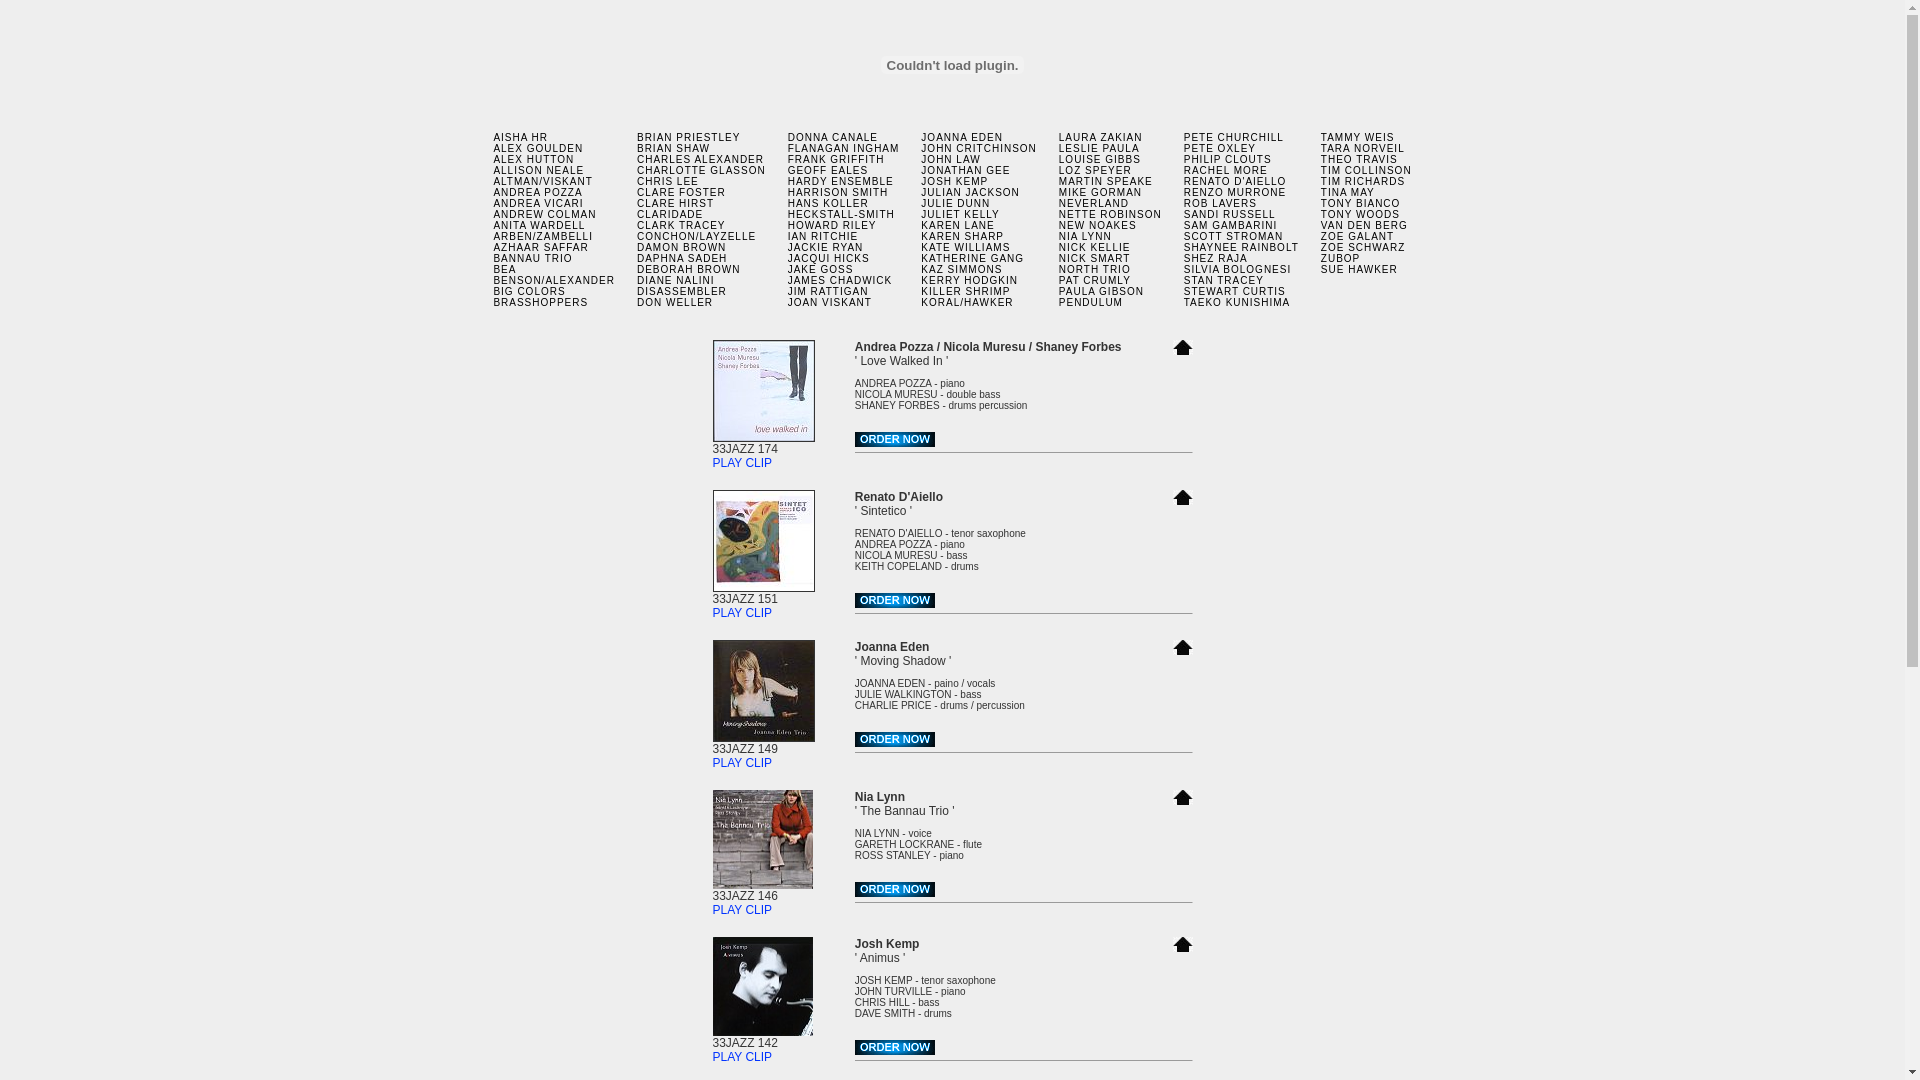 This screenshot has height=1080, width=1920. I want to click on 'ALEX HUTTON', so click(533, 158).